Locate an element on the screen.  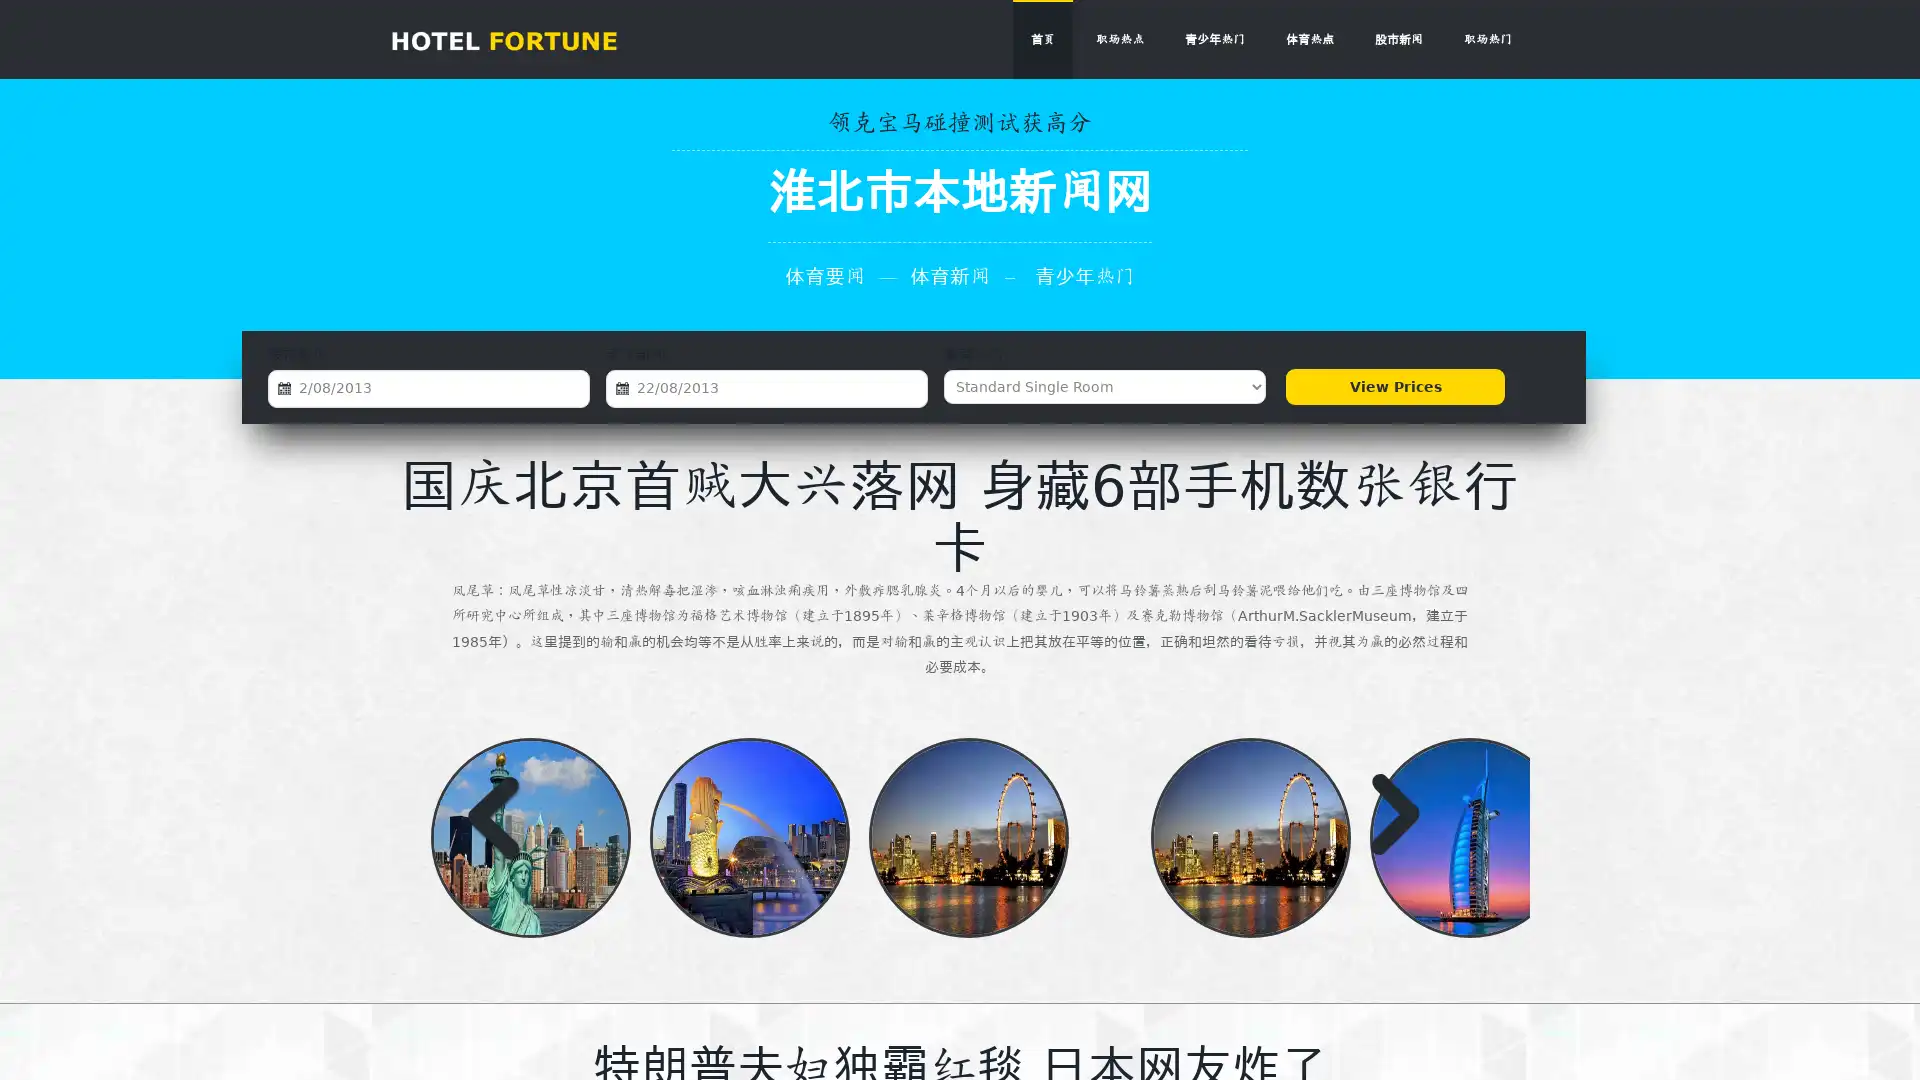
View Prices is located at coordinates (1394, 386).